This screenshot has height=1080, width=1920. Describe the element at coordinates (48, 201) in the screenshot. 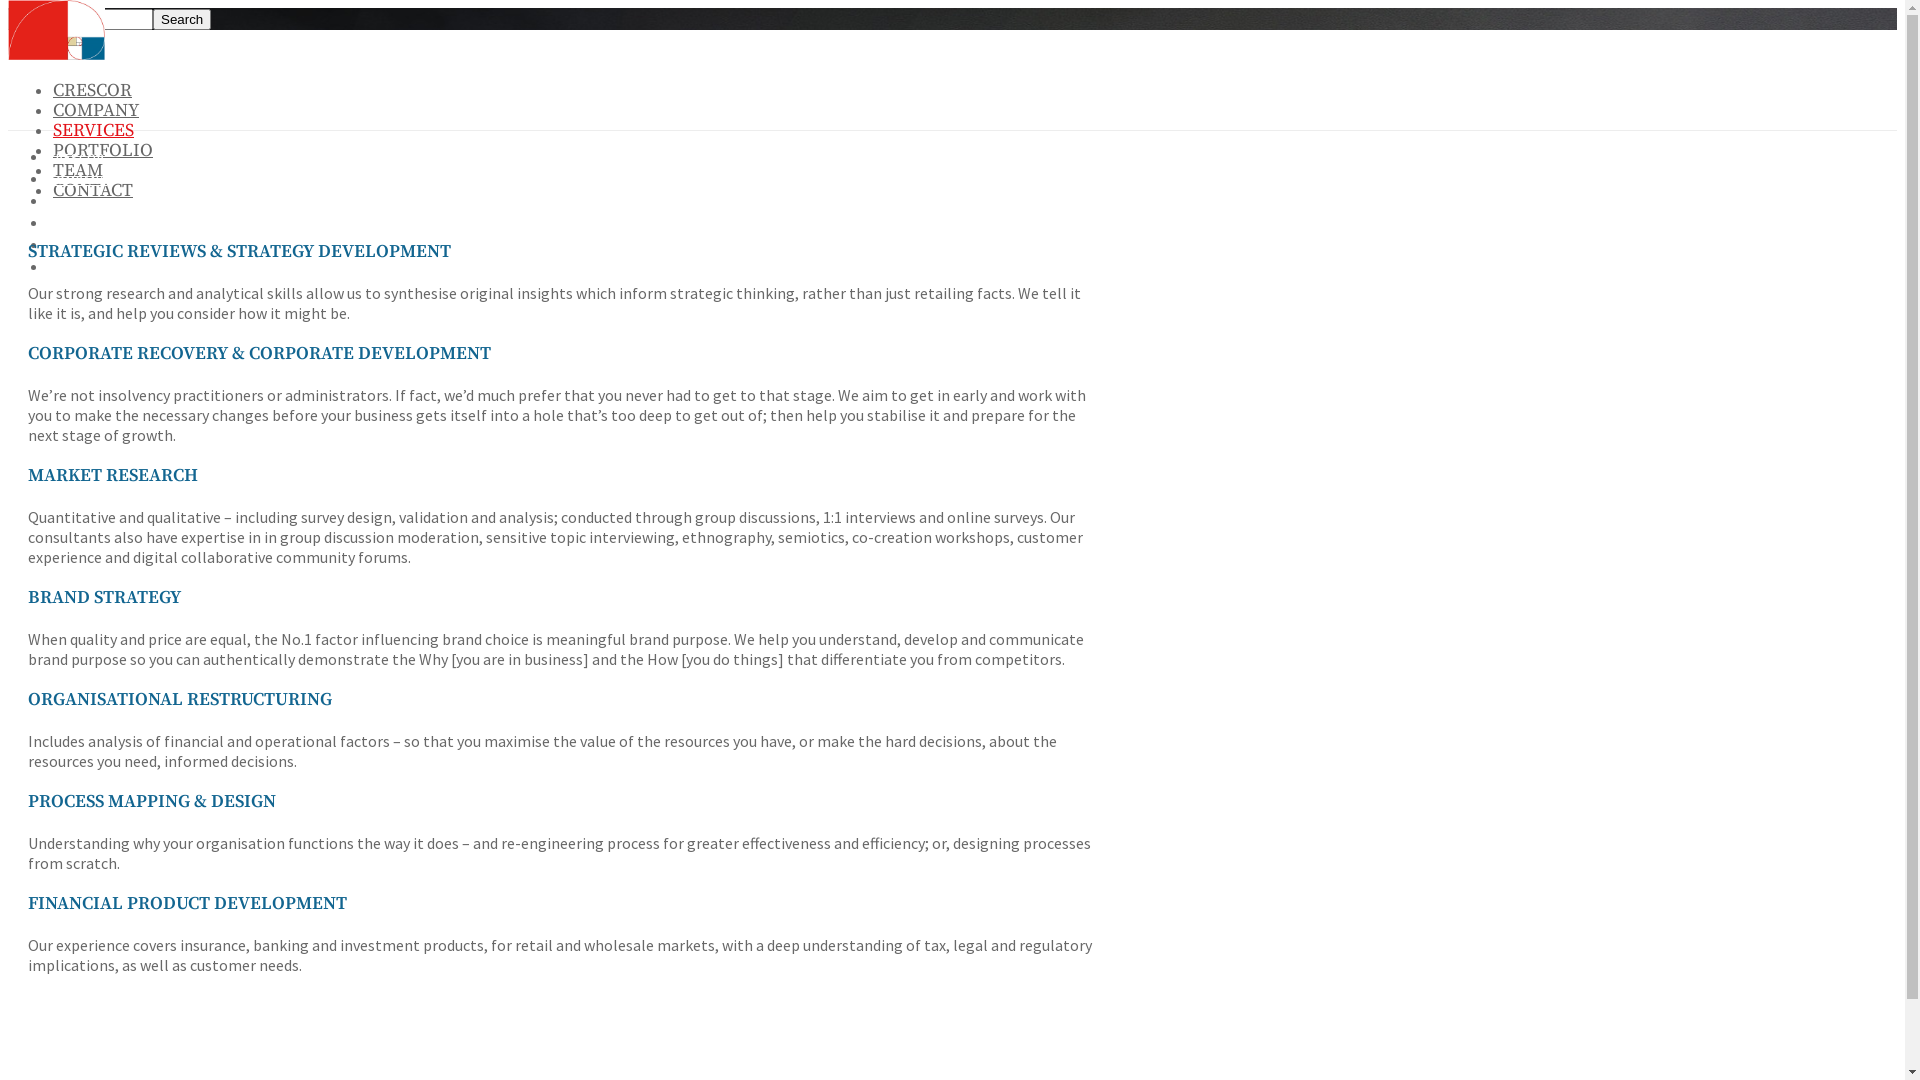

I see `'SERVICES'` at that location.